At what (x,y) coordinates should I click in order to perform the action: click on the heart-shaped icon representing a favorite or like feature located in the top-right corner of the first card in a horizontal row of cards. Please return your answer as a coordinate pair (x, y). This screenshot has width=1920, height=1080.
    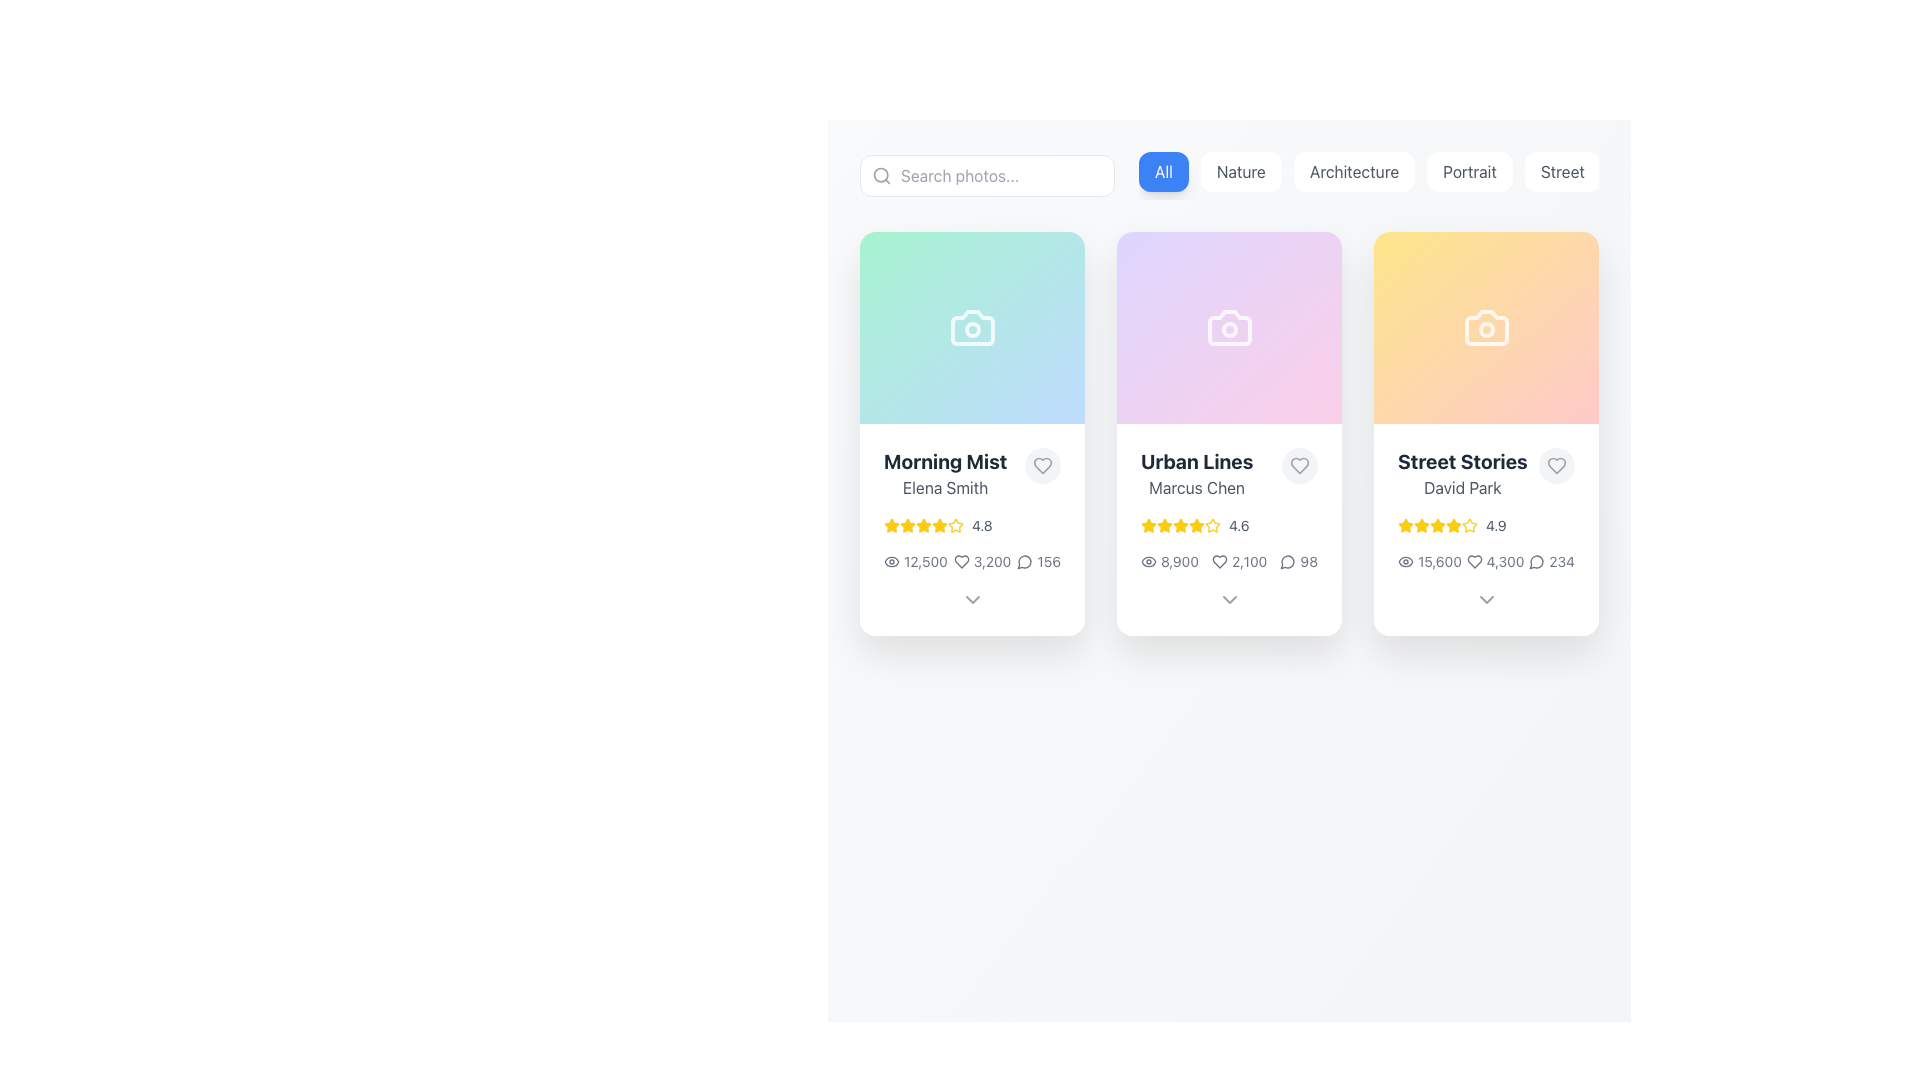
    Looking at the image, I should click on (1041, 466).